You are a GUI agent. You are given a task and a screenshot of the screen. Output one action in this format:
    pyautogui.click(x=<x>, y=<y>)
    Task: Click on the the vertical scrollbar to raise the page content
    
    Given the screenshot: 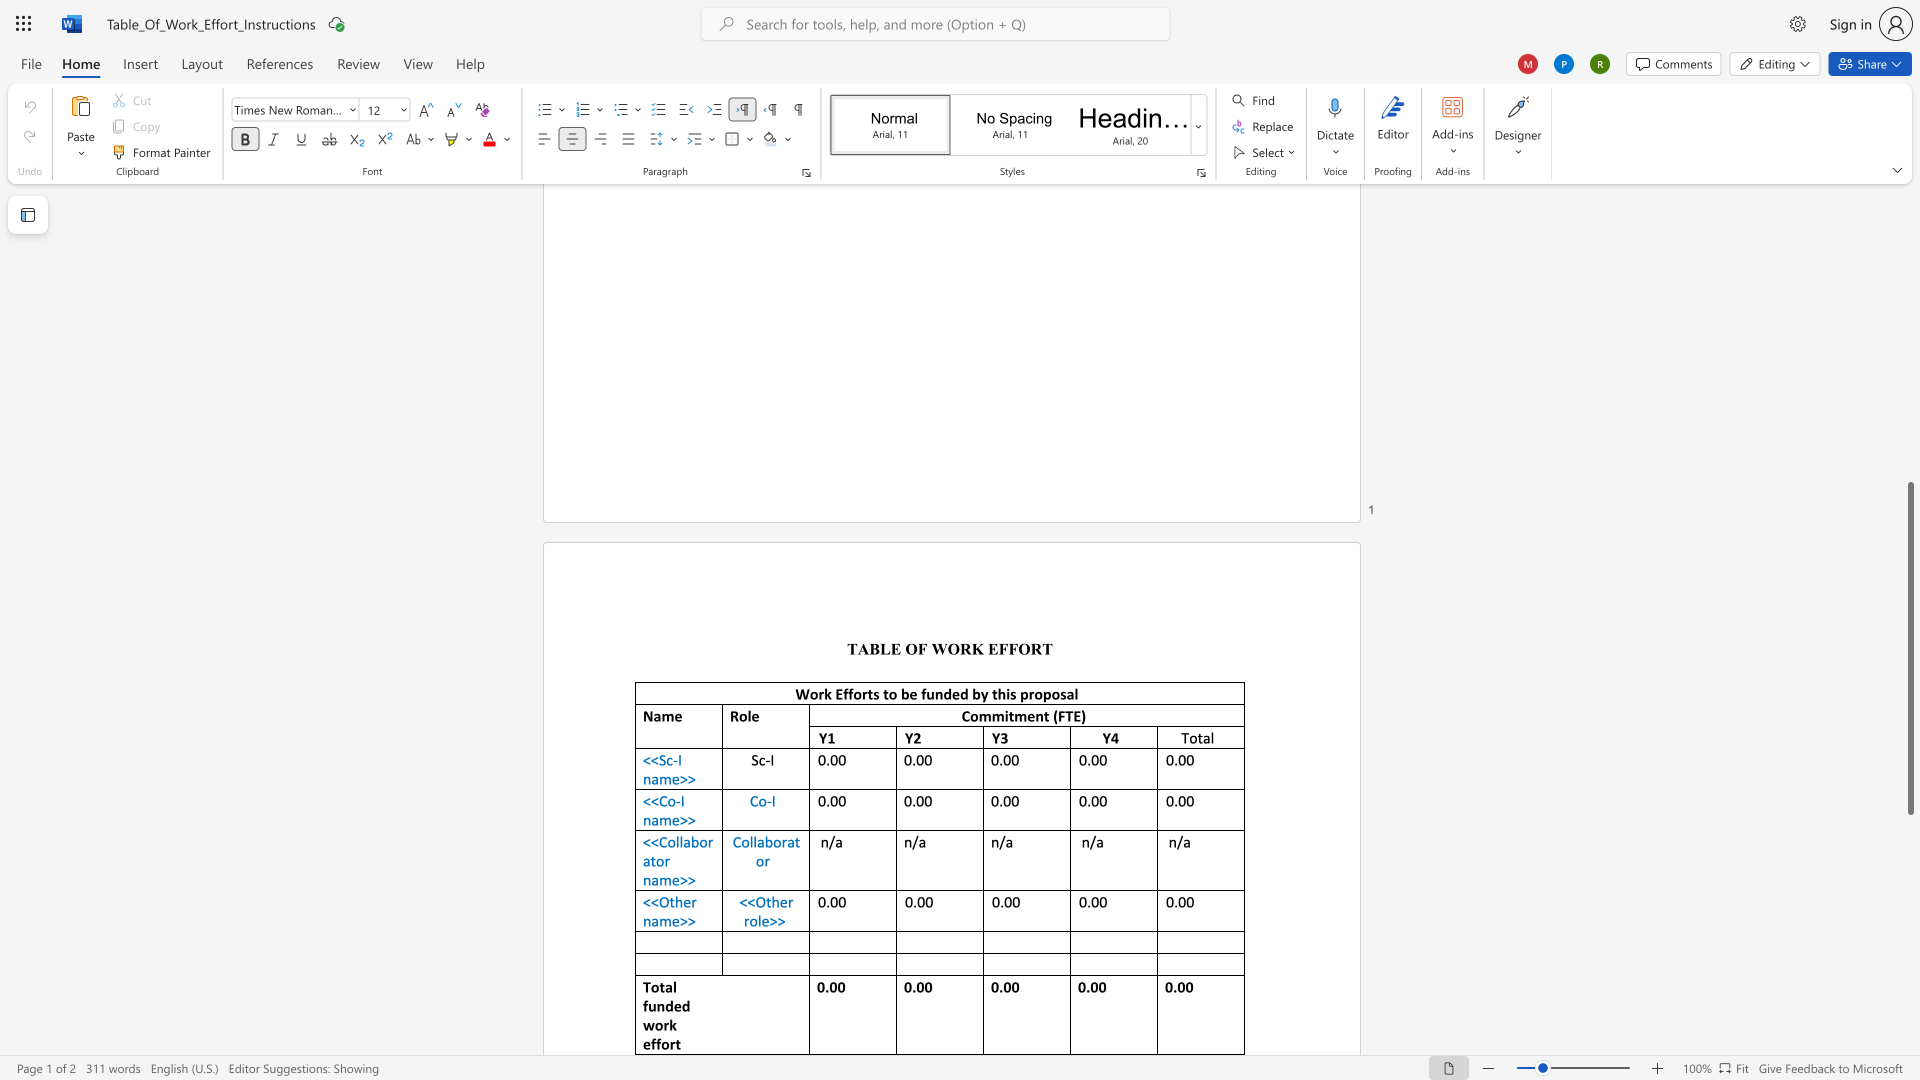 What is the action you would take?
    pyautogui.click(x=1909, y=438)
    